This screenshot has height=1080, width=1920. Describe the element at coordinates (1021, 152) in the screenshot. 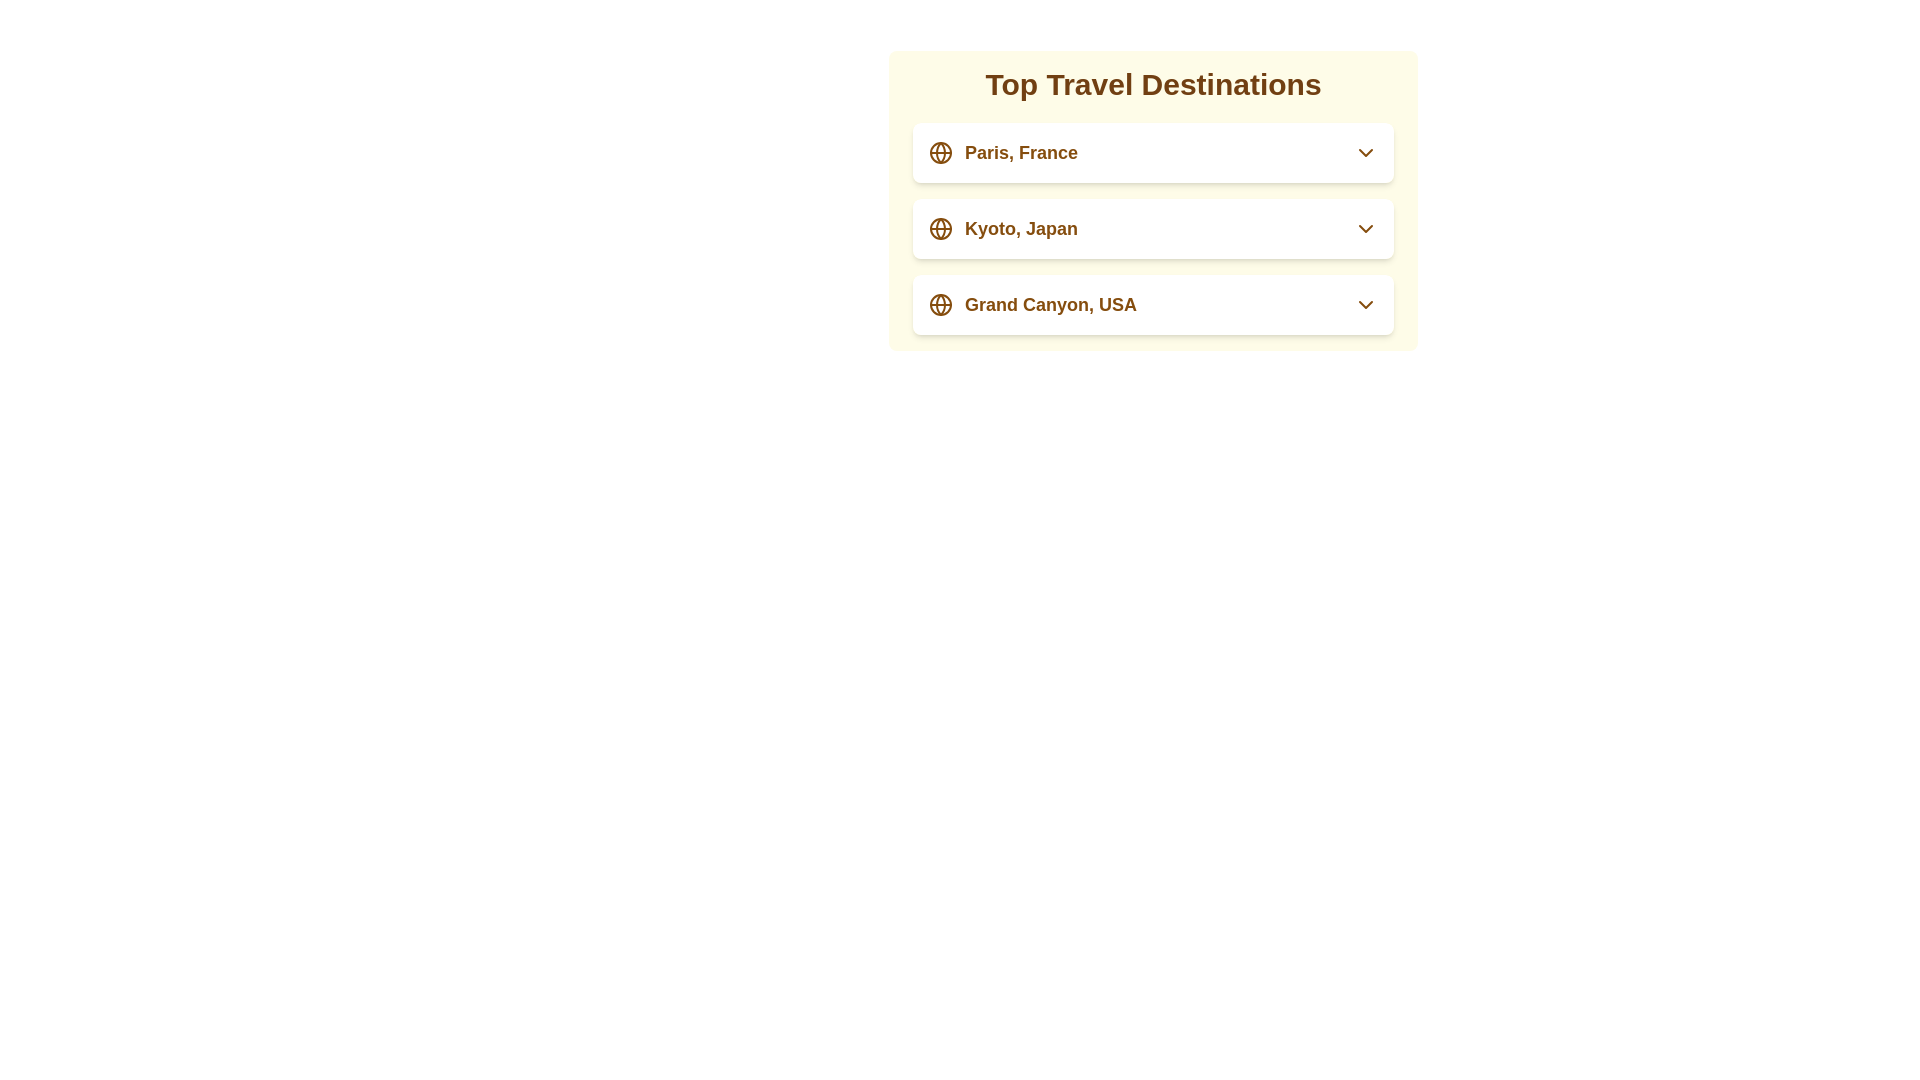

I see `the text label displaying 'Paris, France', which is styled in a bold brownish font and located at the top of the 'Top Travel Destinations' list, next to a globe icon` at that location.